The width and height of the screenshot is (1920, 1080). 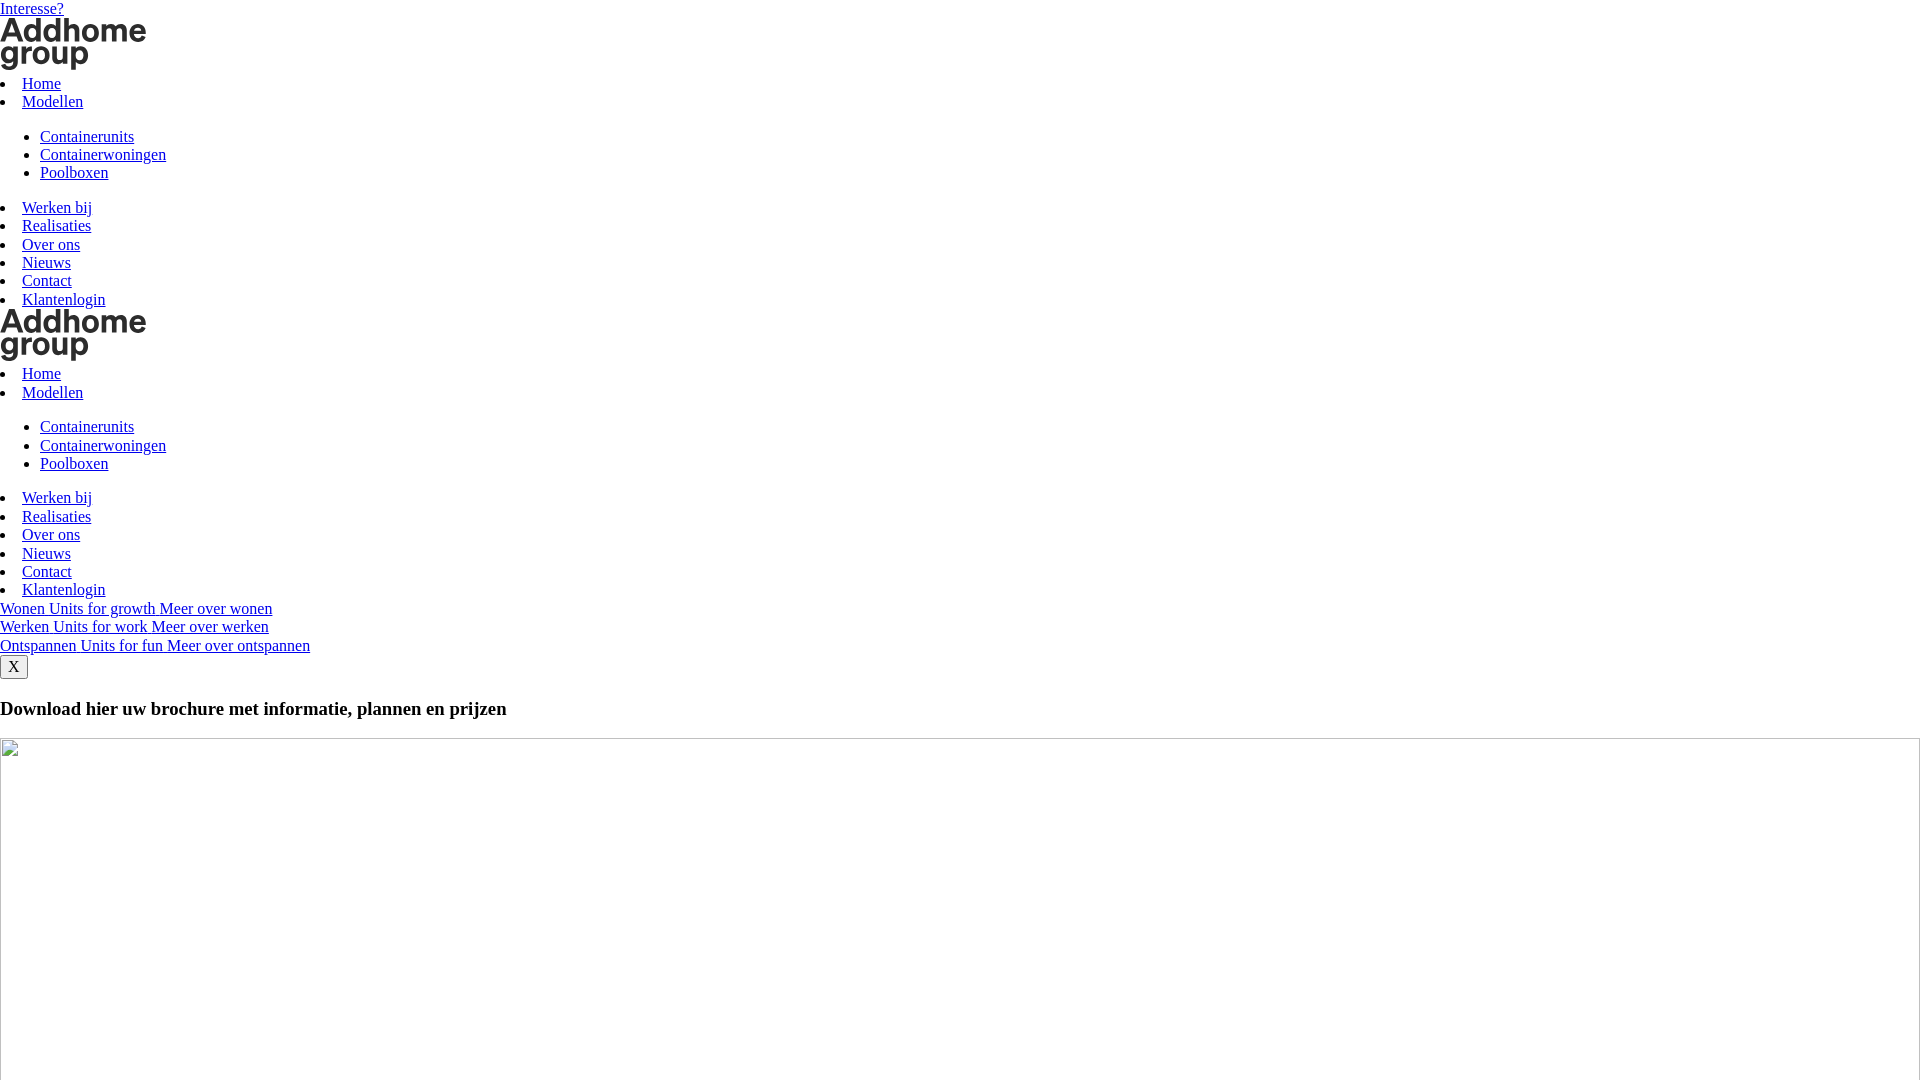 What do you see at coordinates (32, 8) in the screenshot?
I see `'Interesse?'` at bounding box center [32, 8].